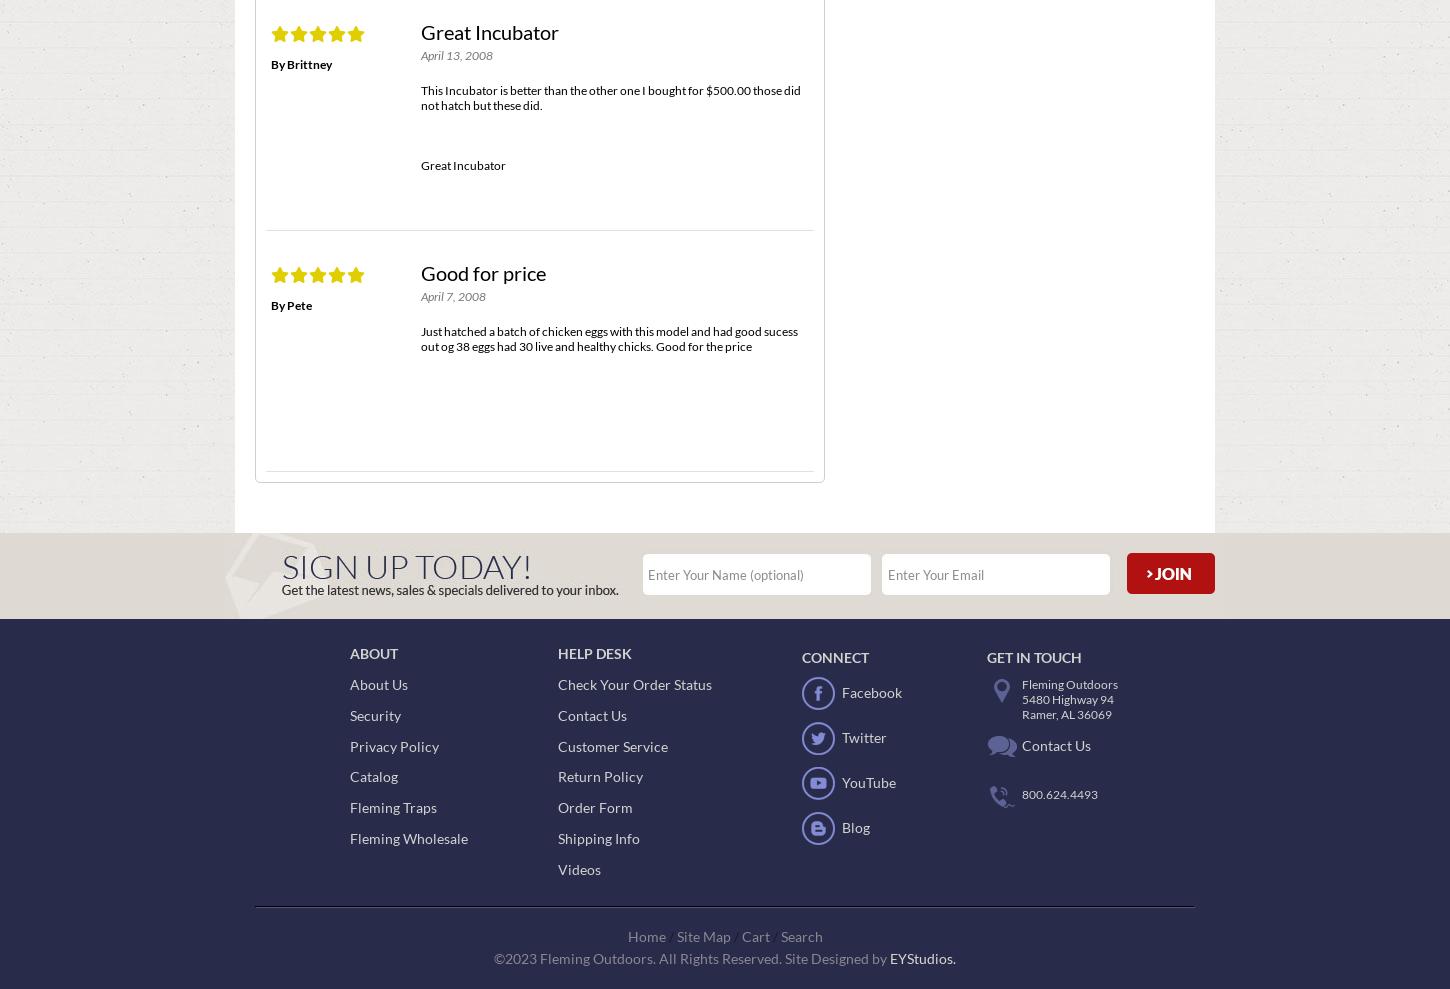 Image resolution: width=1450 pixels, height=989 pixels. Describe the element at coordinates (863, 737) in the screenshot. I see `'Twitter'` at that location.